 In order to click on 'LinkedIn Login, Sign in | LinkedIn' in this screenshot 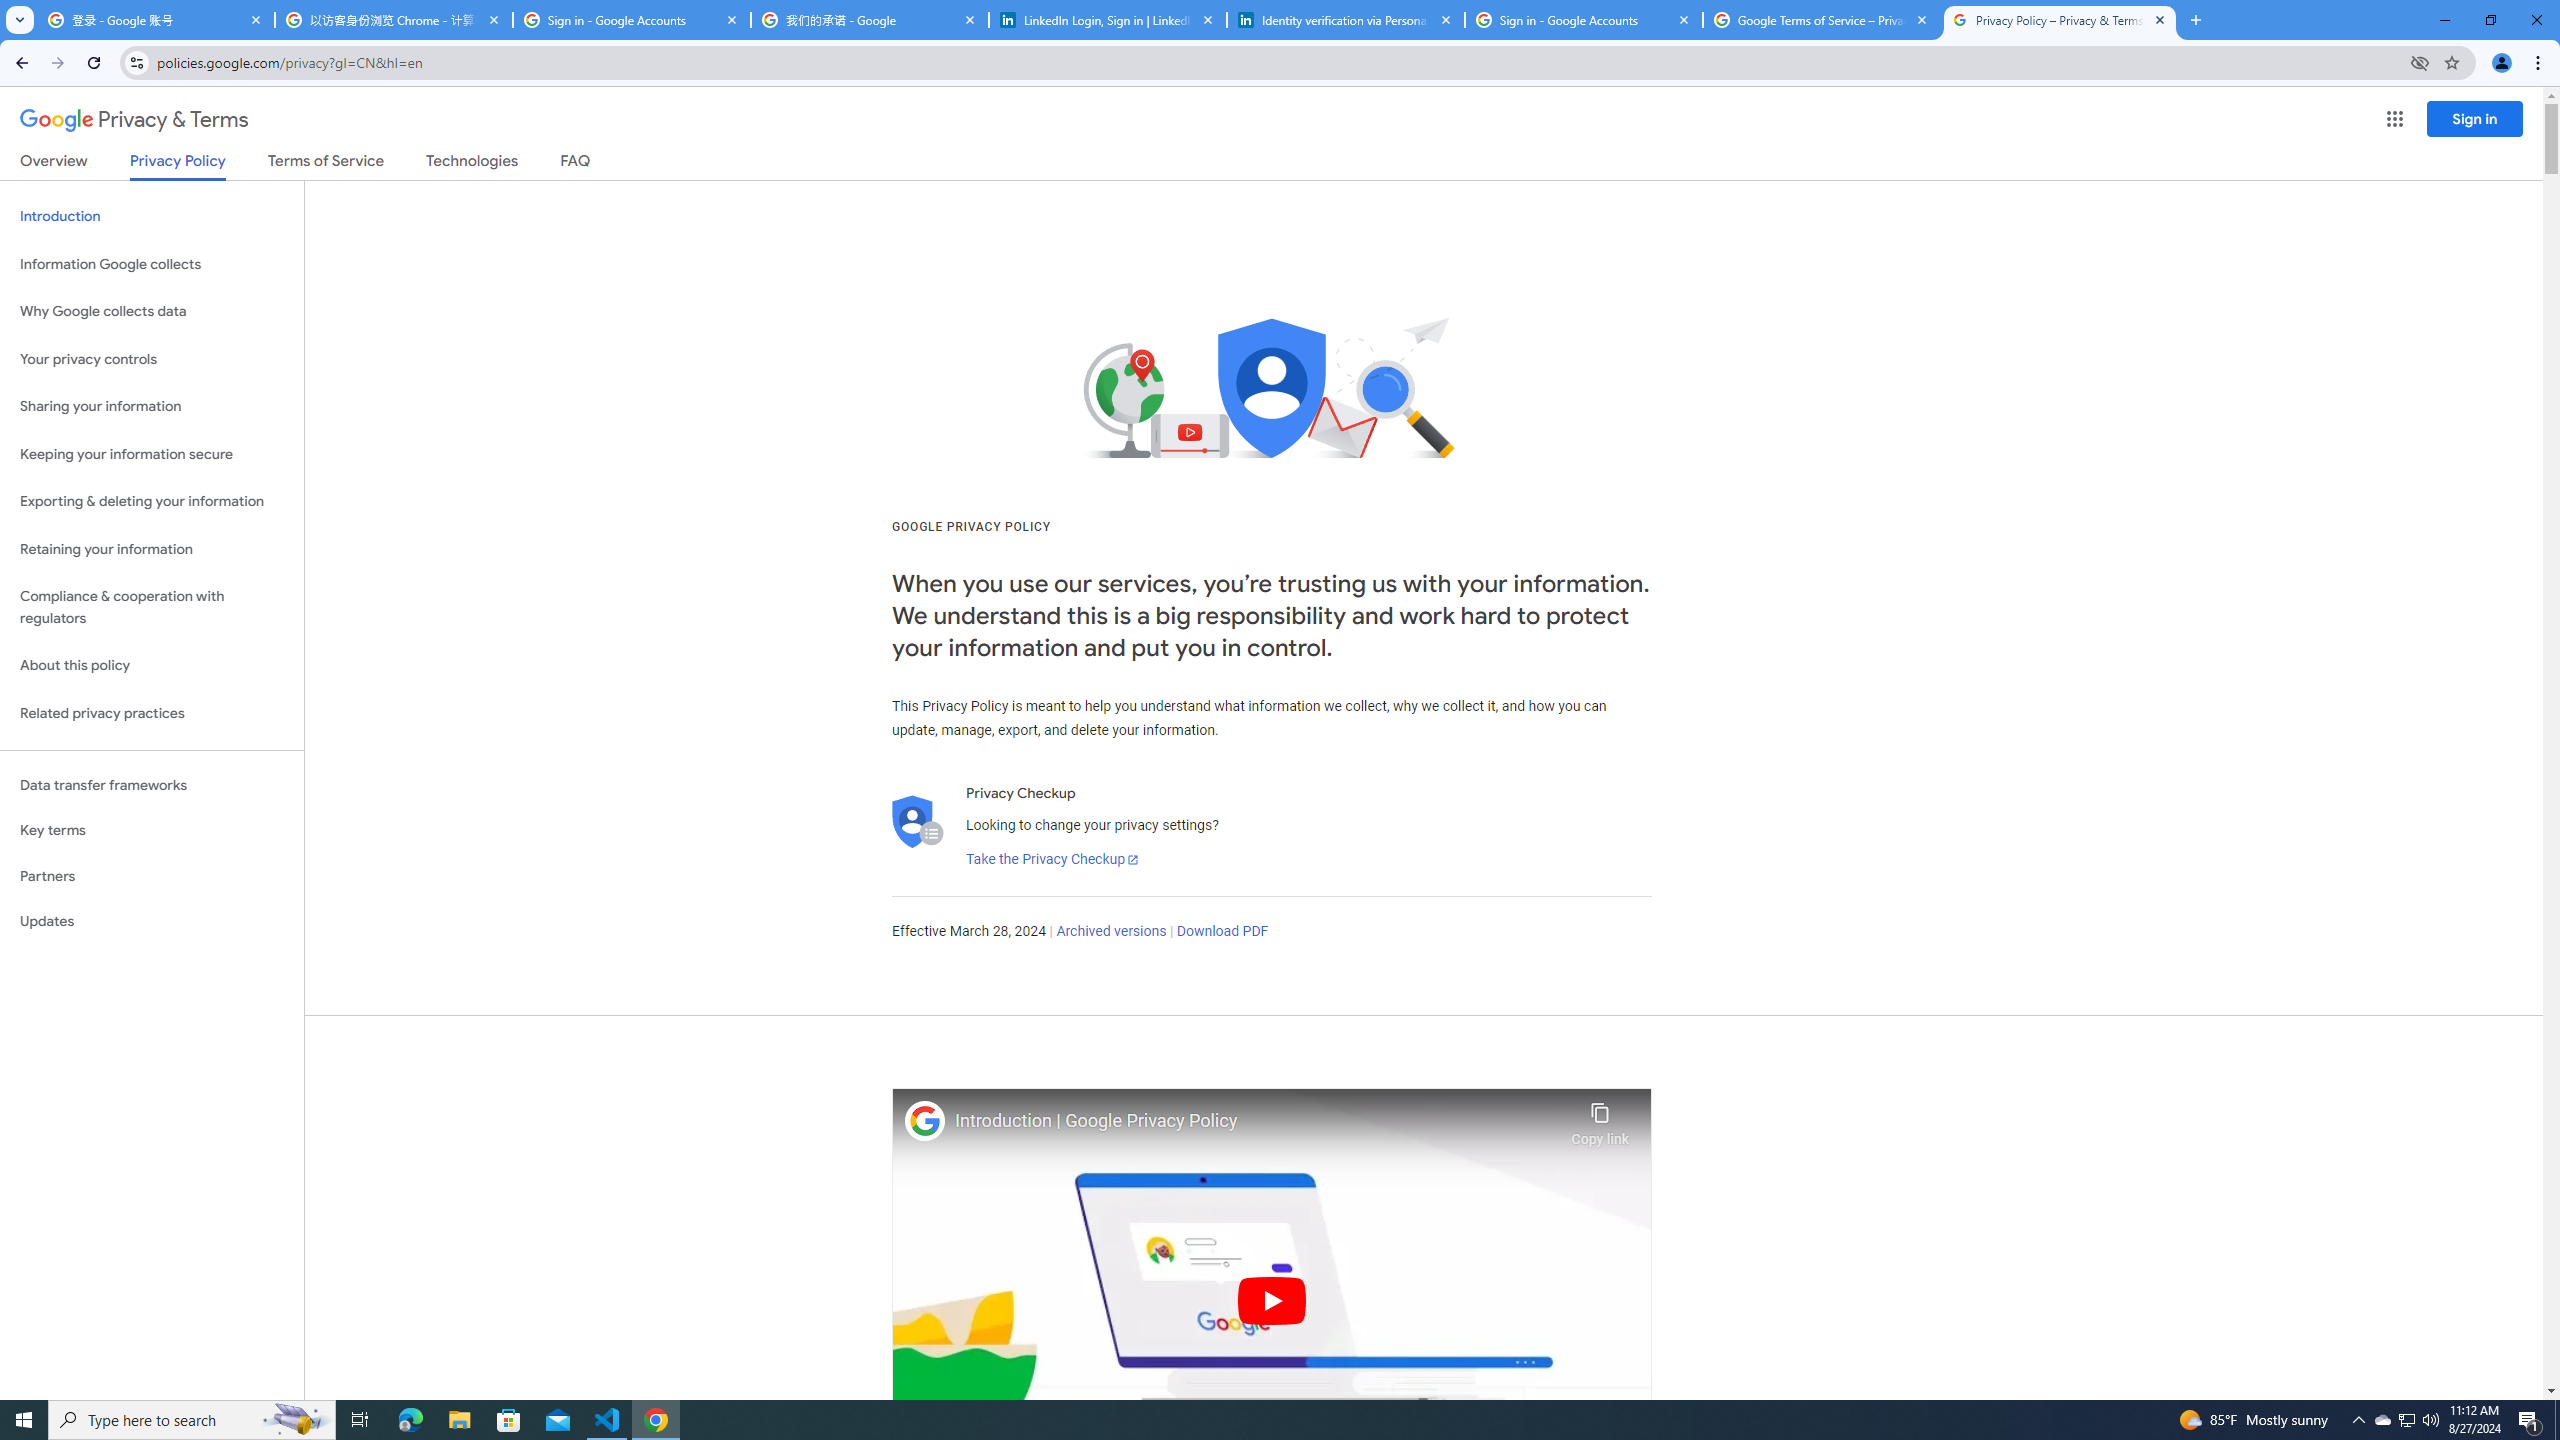, I will do `click(1108, 19)`.